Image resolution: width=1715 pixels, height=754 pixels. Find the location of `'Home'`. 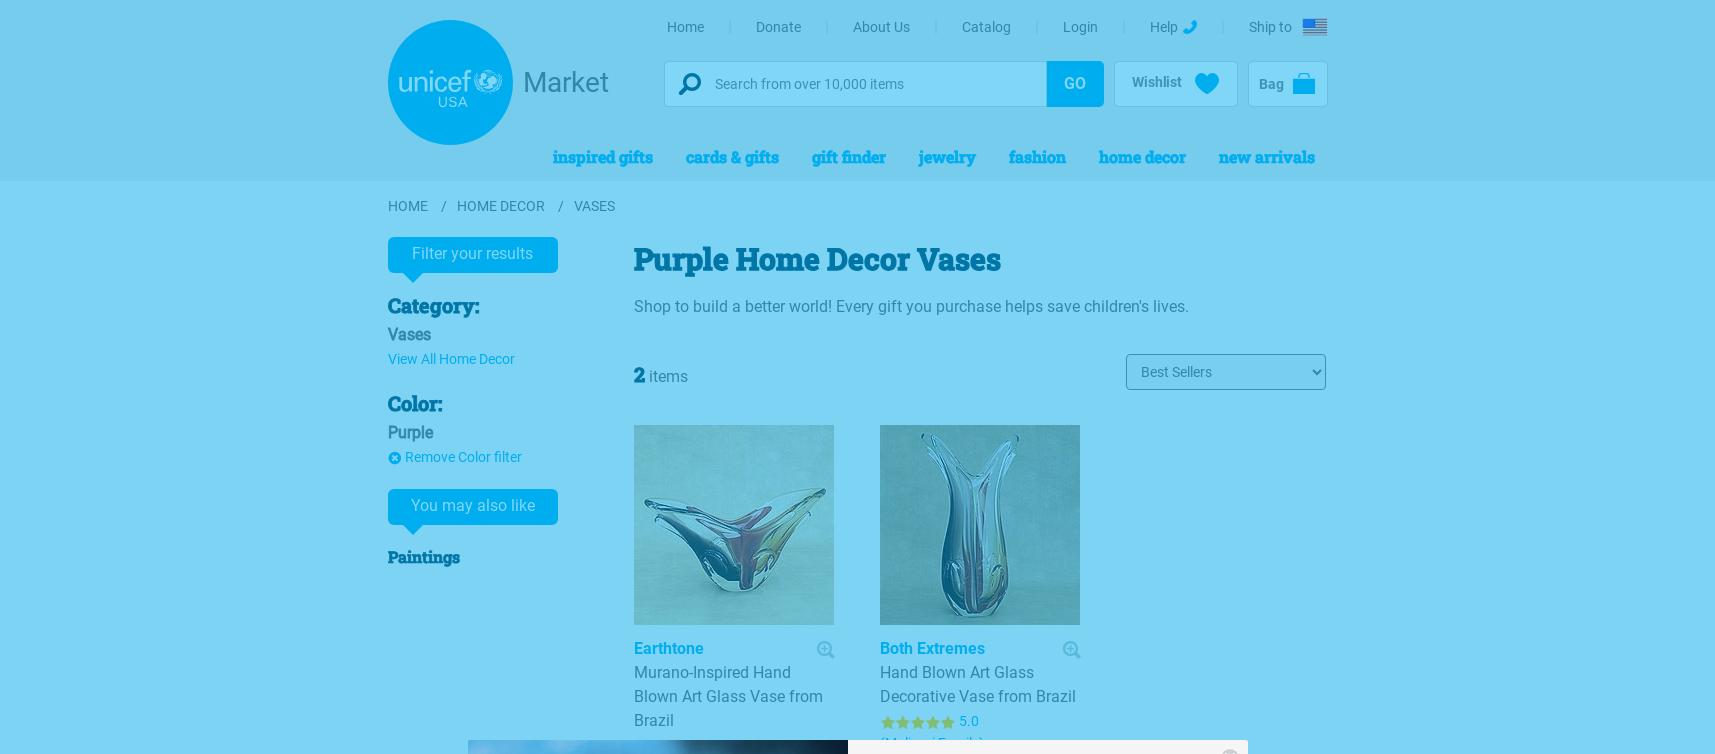

'Home' is located at coordinates (684, 26).